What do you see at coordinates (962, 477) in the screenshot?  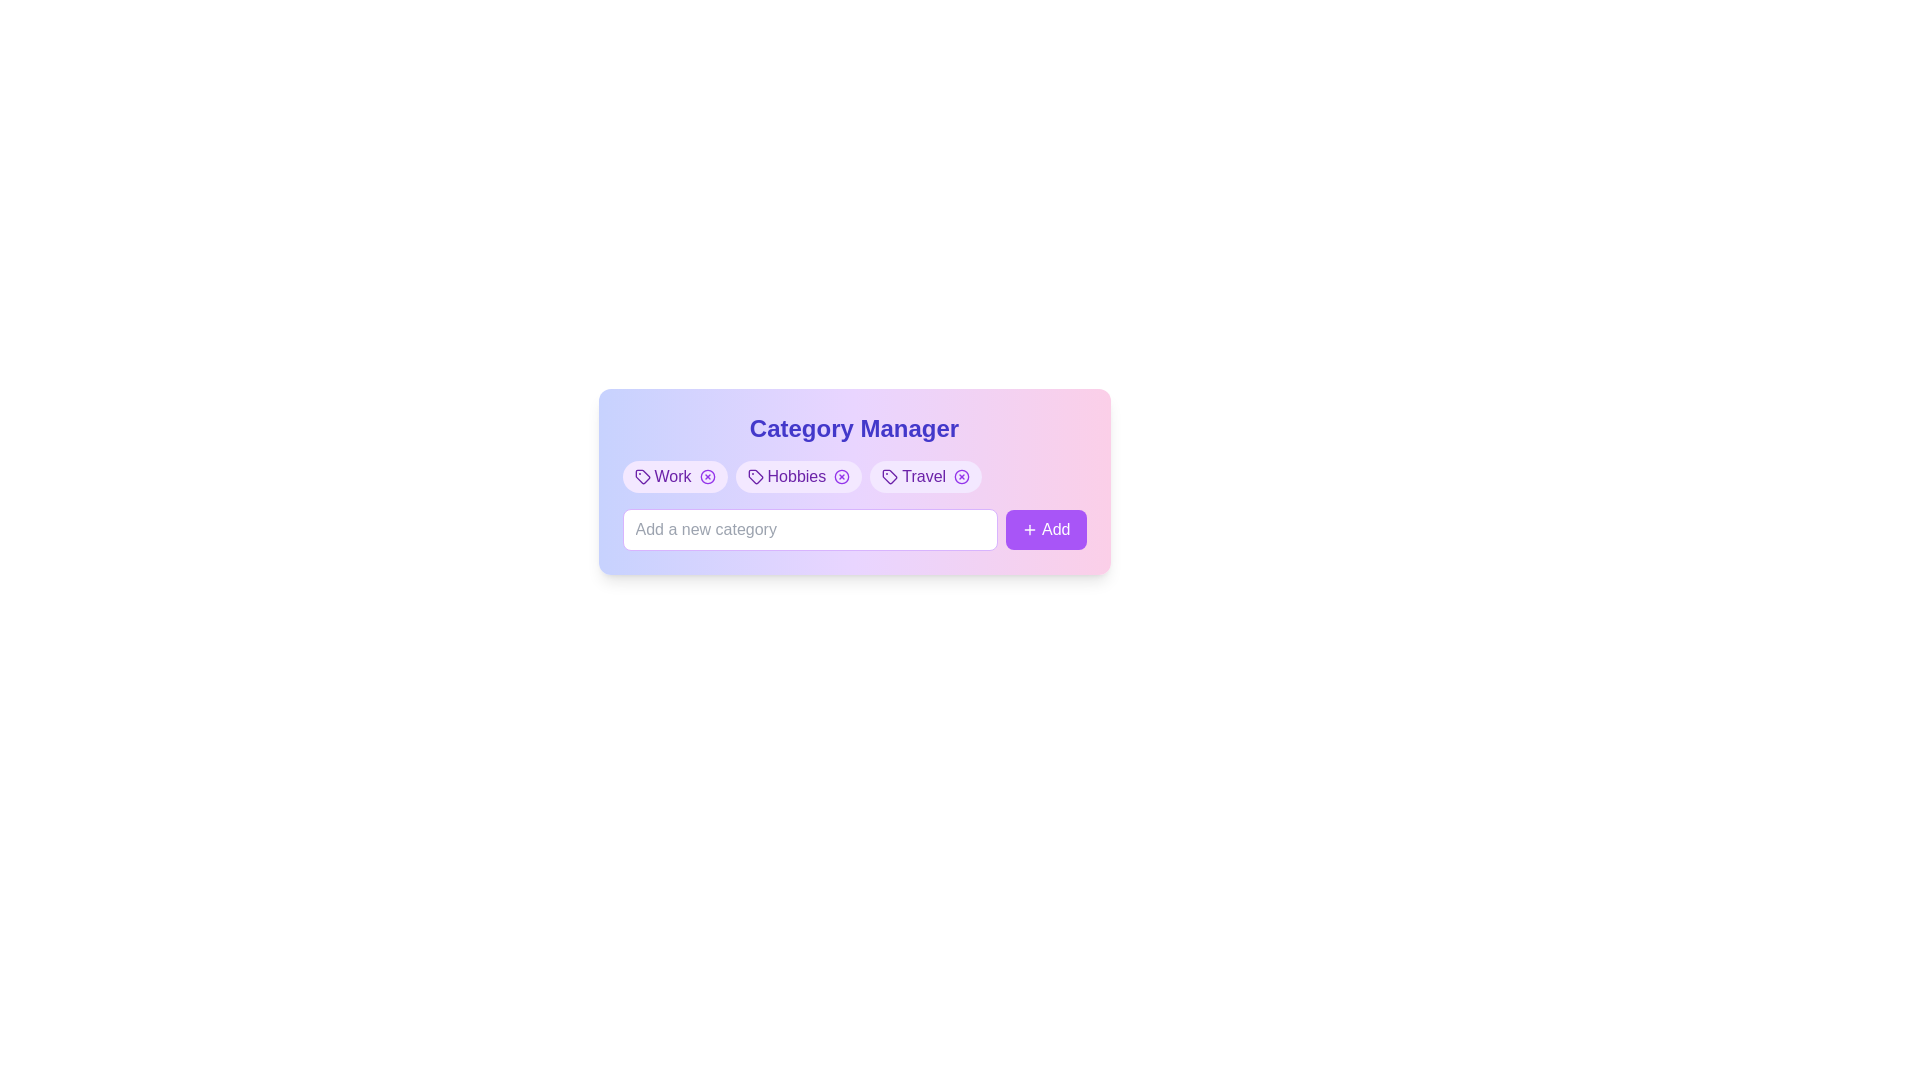 I see `the circular graphical element of the SVG icon located within the 'Travel' tag in the category manager interface, which indicates an interactive feature` at bounding box center [962, 477].